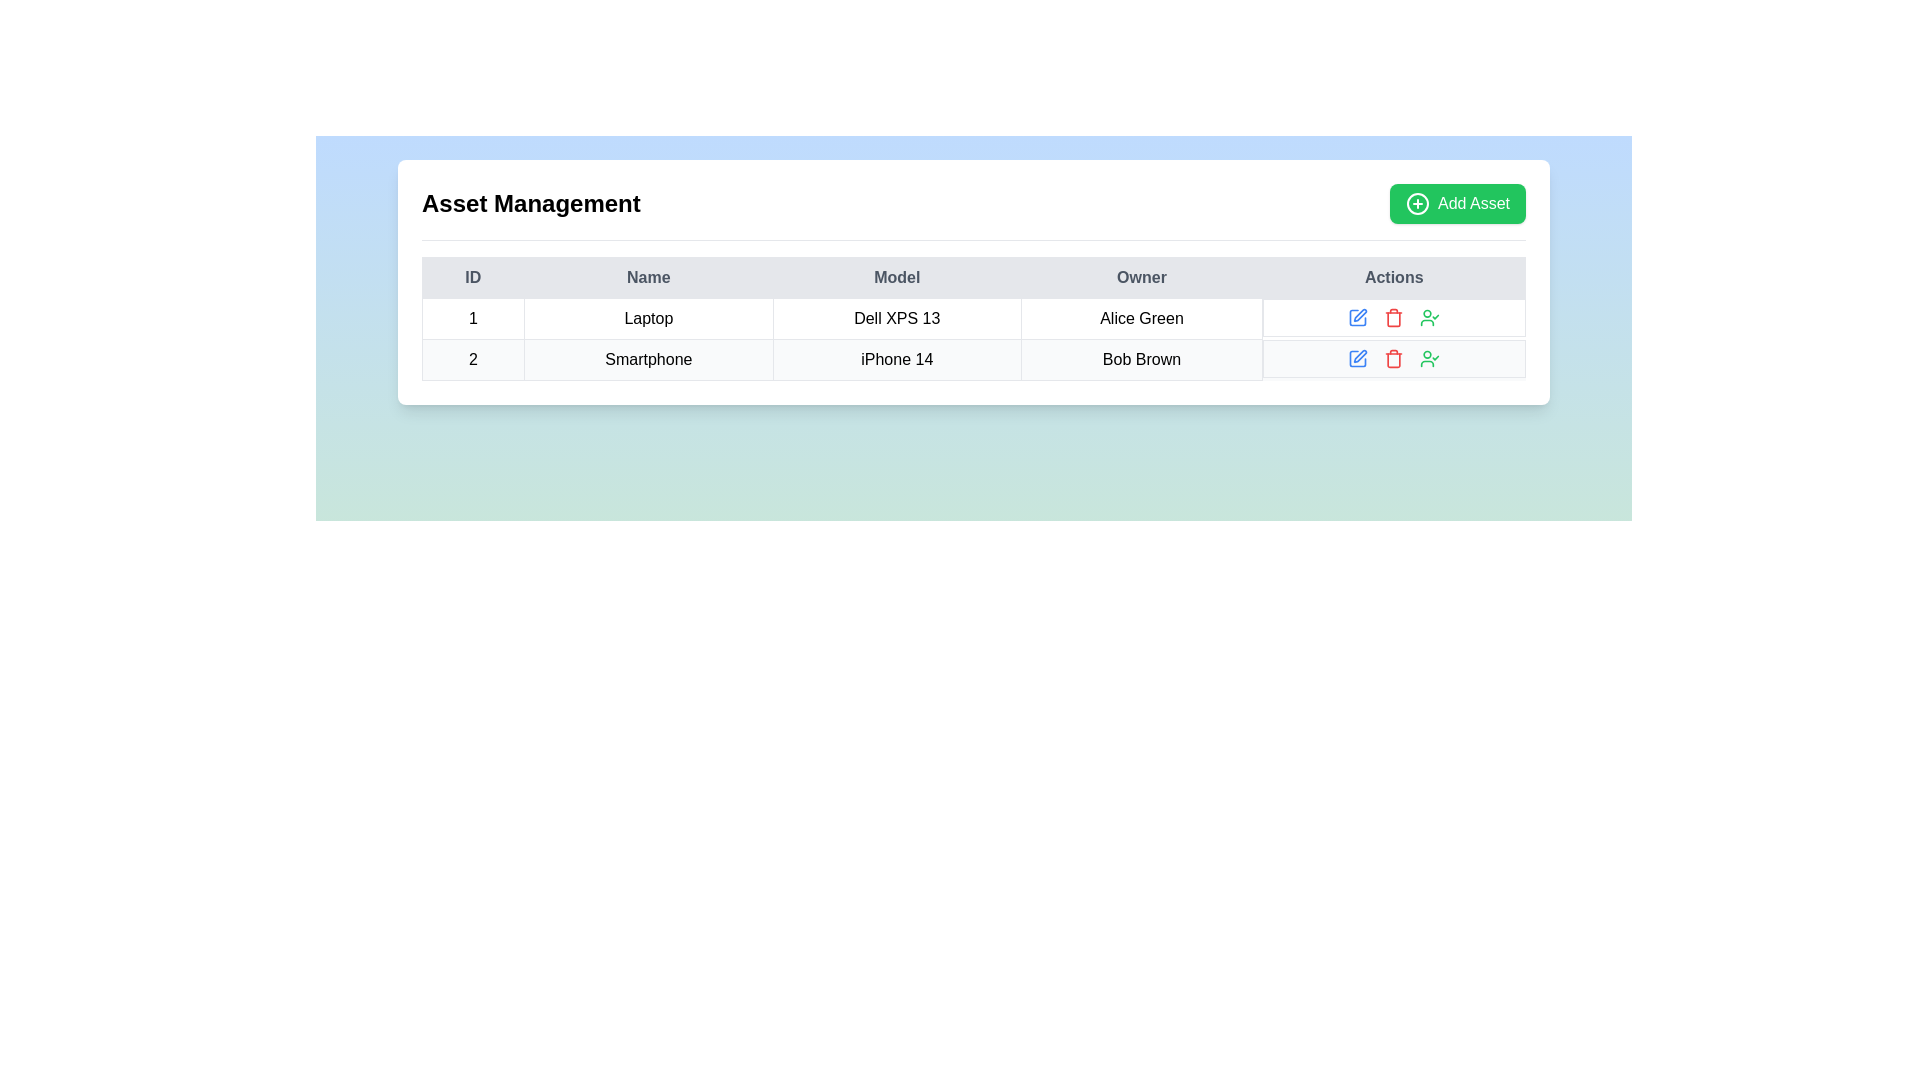 The width and height of the screenshot is (1920, 1080). Describe the element at coordinates (472, 358) in the screenshot. I see `the Text display cell that uniquely identifies the row with ID '2' in the table, located in the leftmost column of the second row` at that location.